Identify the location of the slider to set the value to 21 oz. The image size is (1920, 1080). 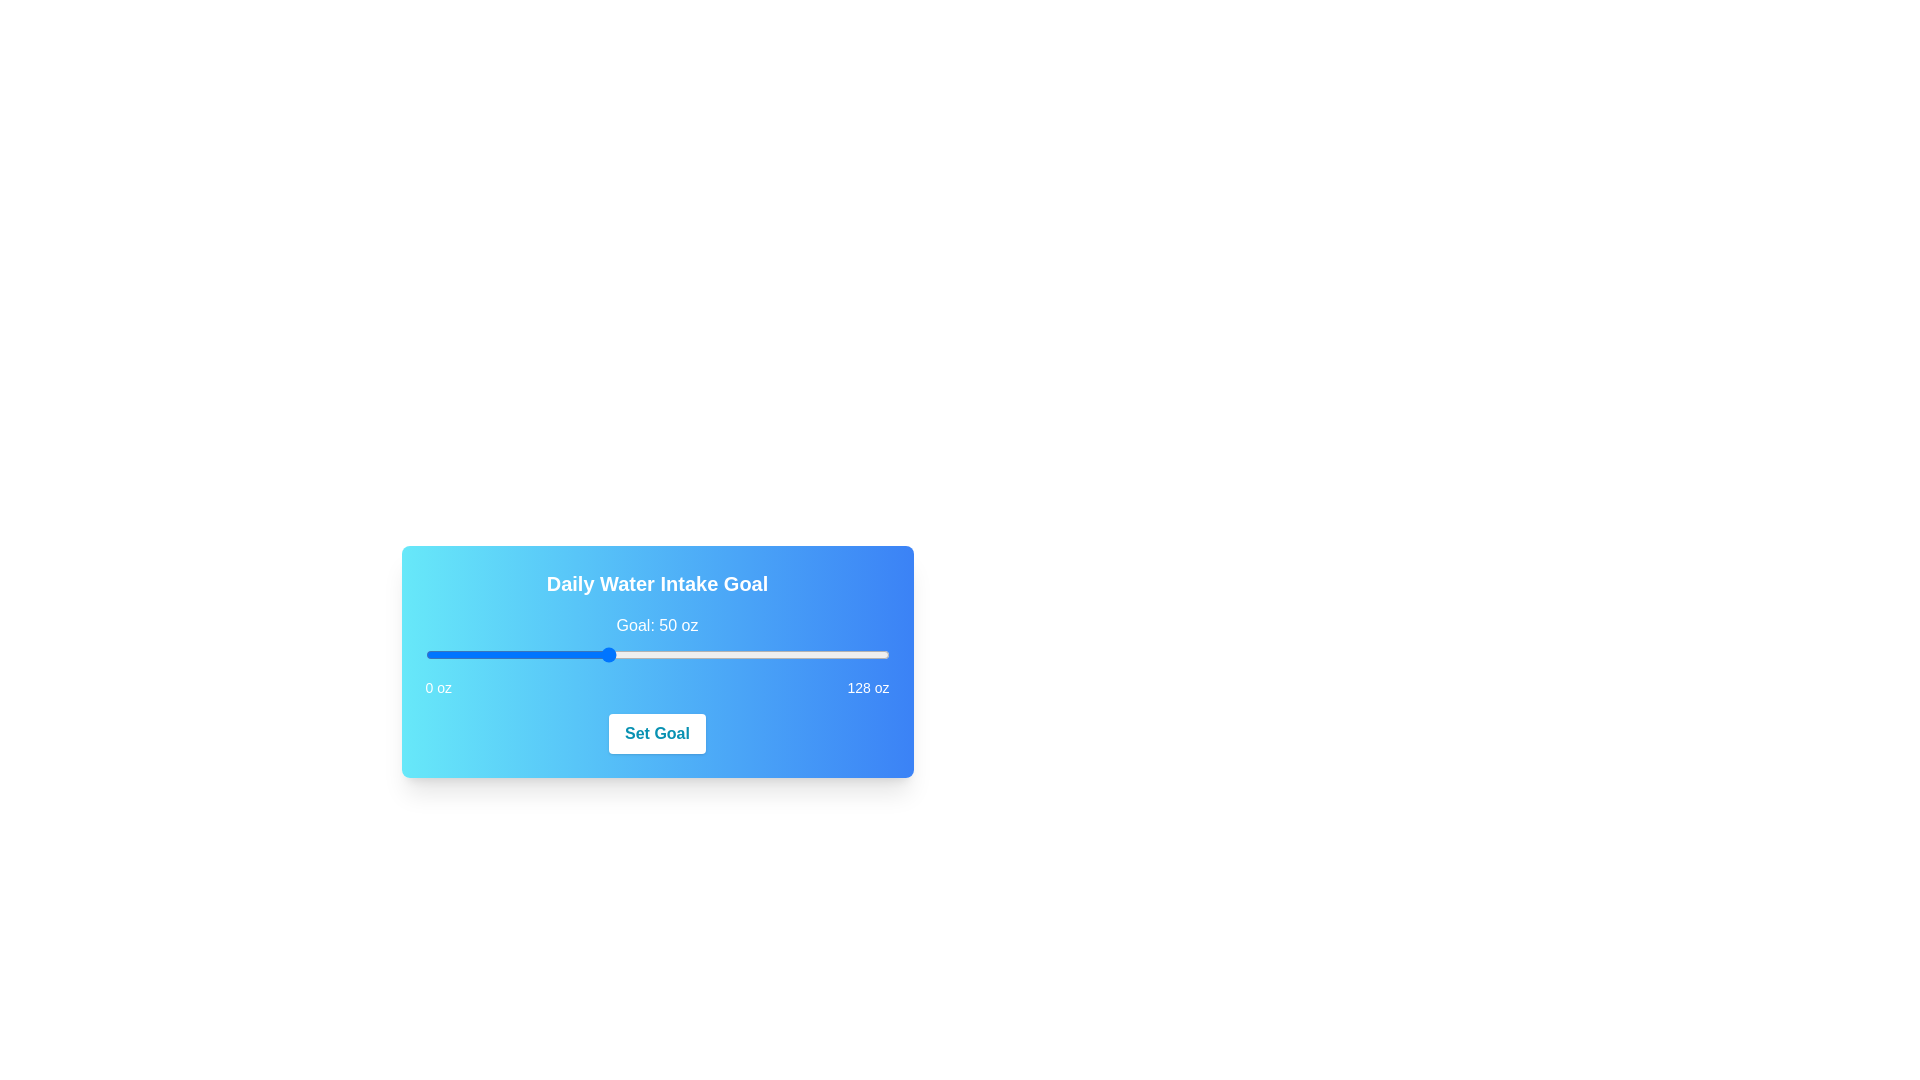
(501, 655).